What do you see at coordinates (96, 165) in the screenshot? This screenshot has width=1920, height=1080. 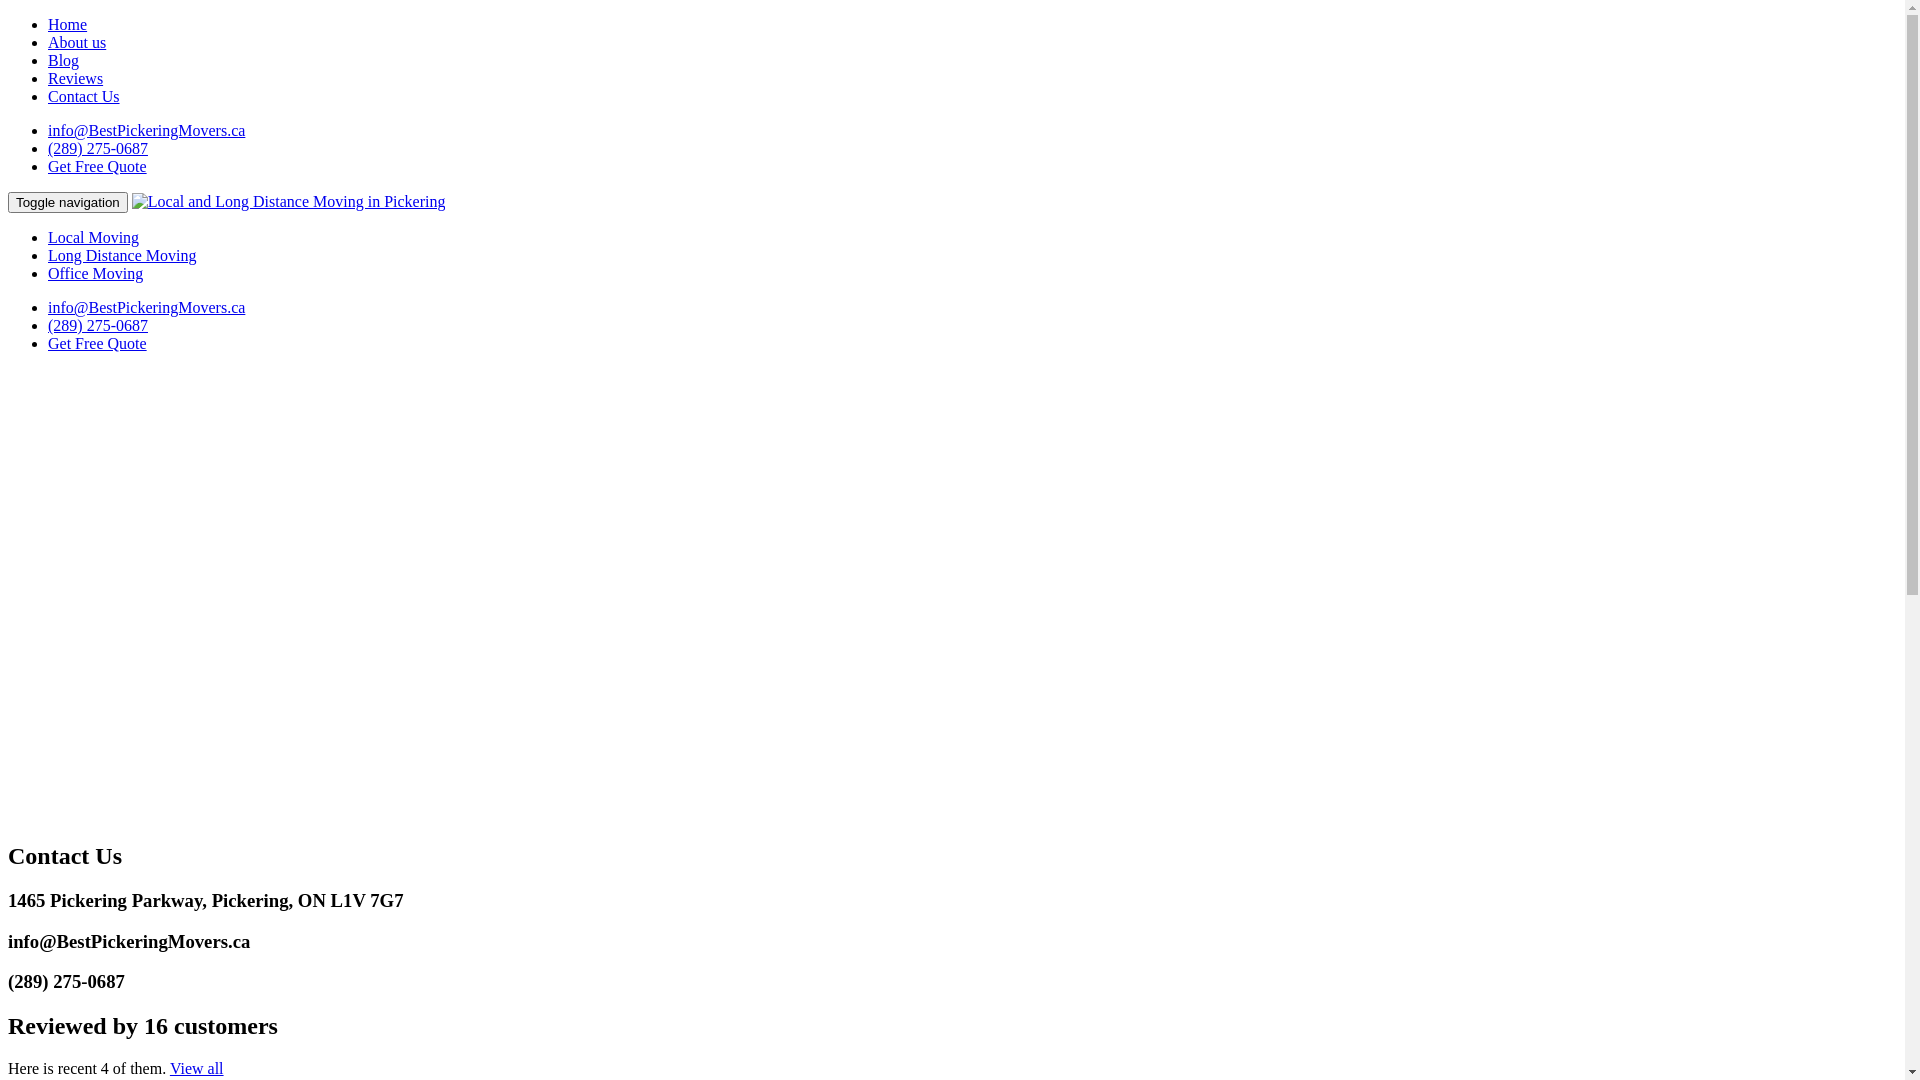 I see `'Get Free Quote'` at bounding box center [96, 165].